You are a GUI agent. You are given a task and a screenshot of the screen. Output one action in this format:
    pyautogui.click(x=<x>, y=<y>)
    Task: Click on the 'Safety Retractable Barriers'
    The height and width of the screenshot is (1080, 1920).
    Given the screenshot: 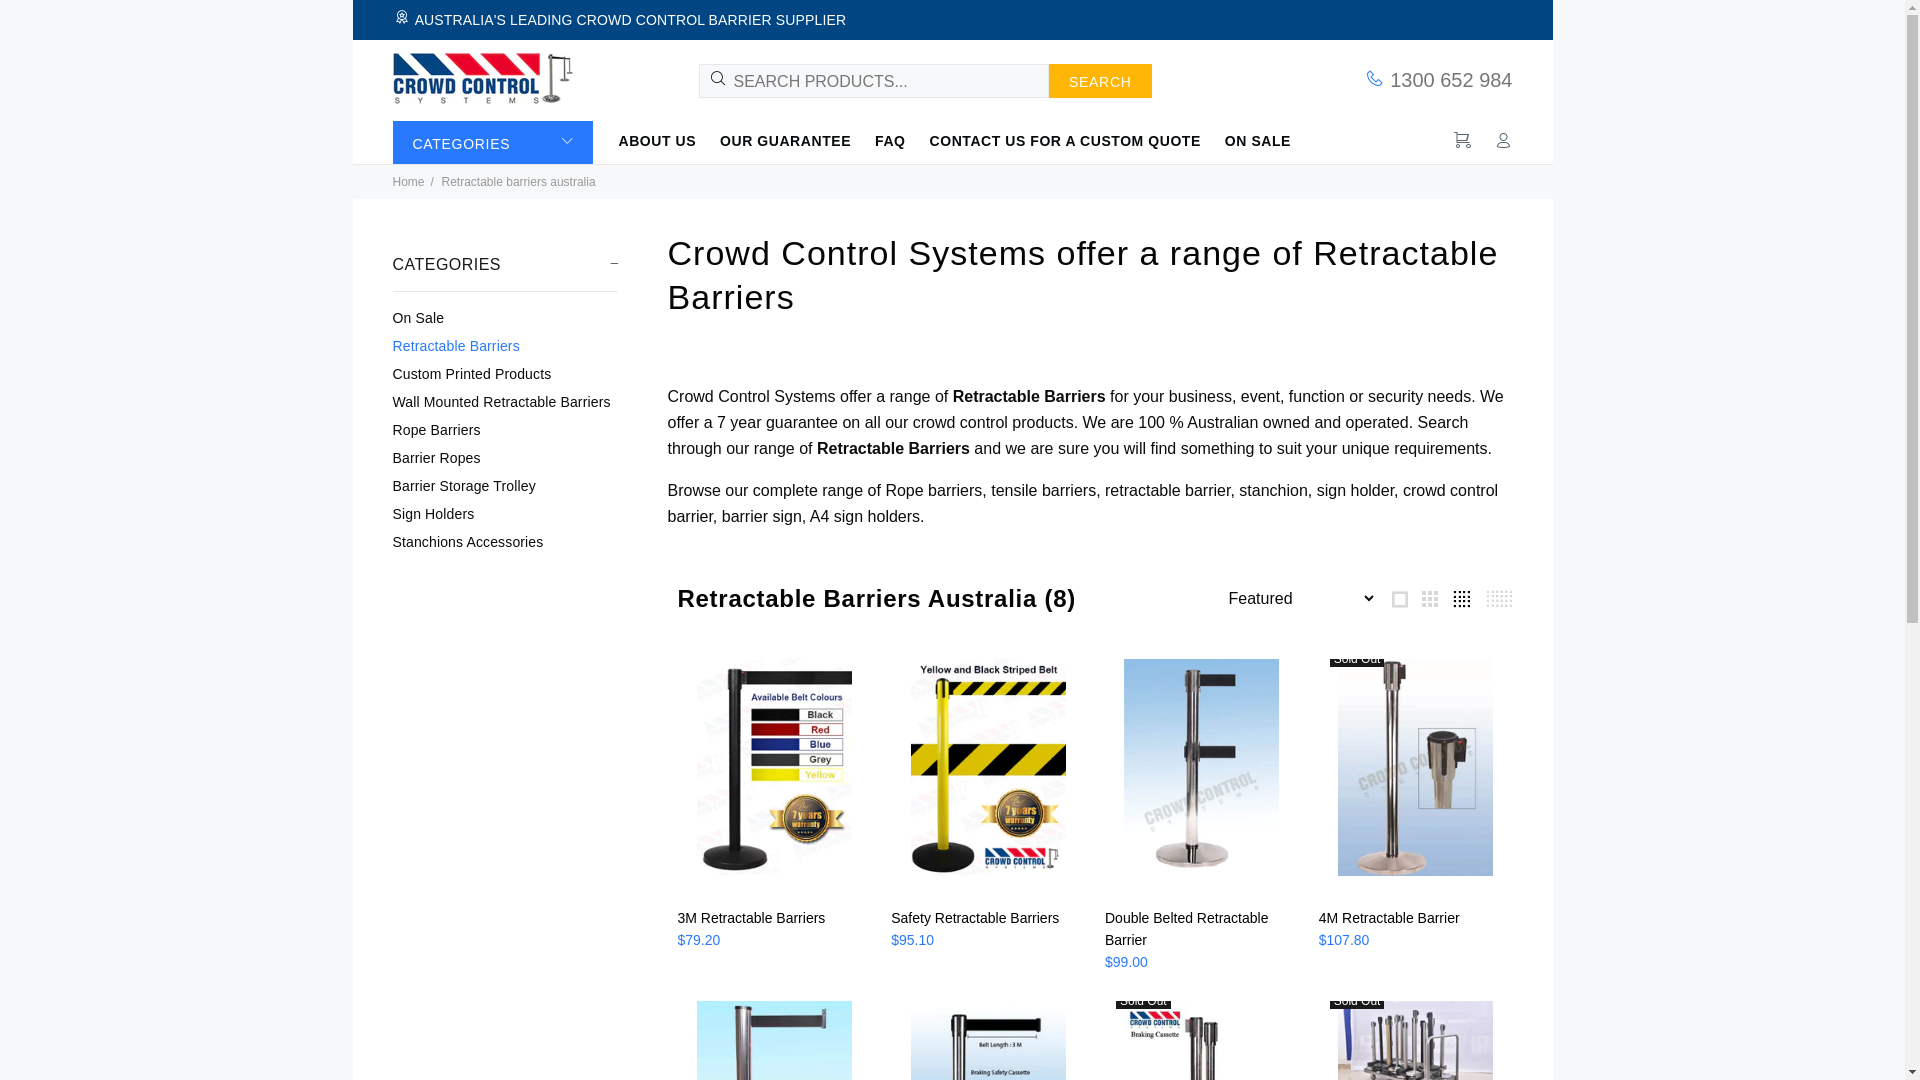 What is the action you would take?
    pyautogui.click(x=974, y=918)
    